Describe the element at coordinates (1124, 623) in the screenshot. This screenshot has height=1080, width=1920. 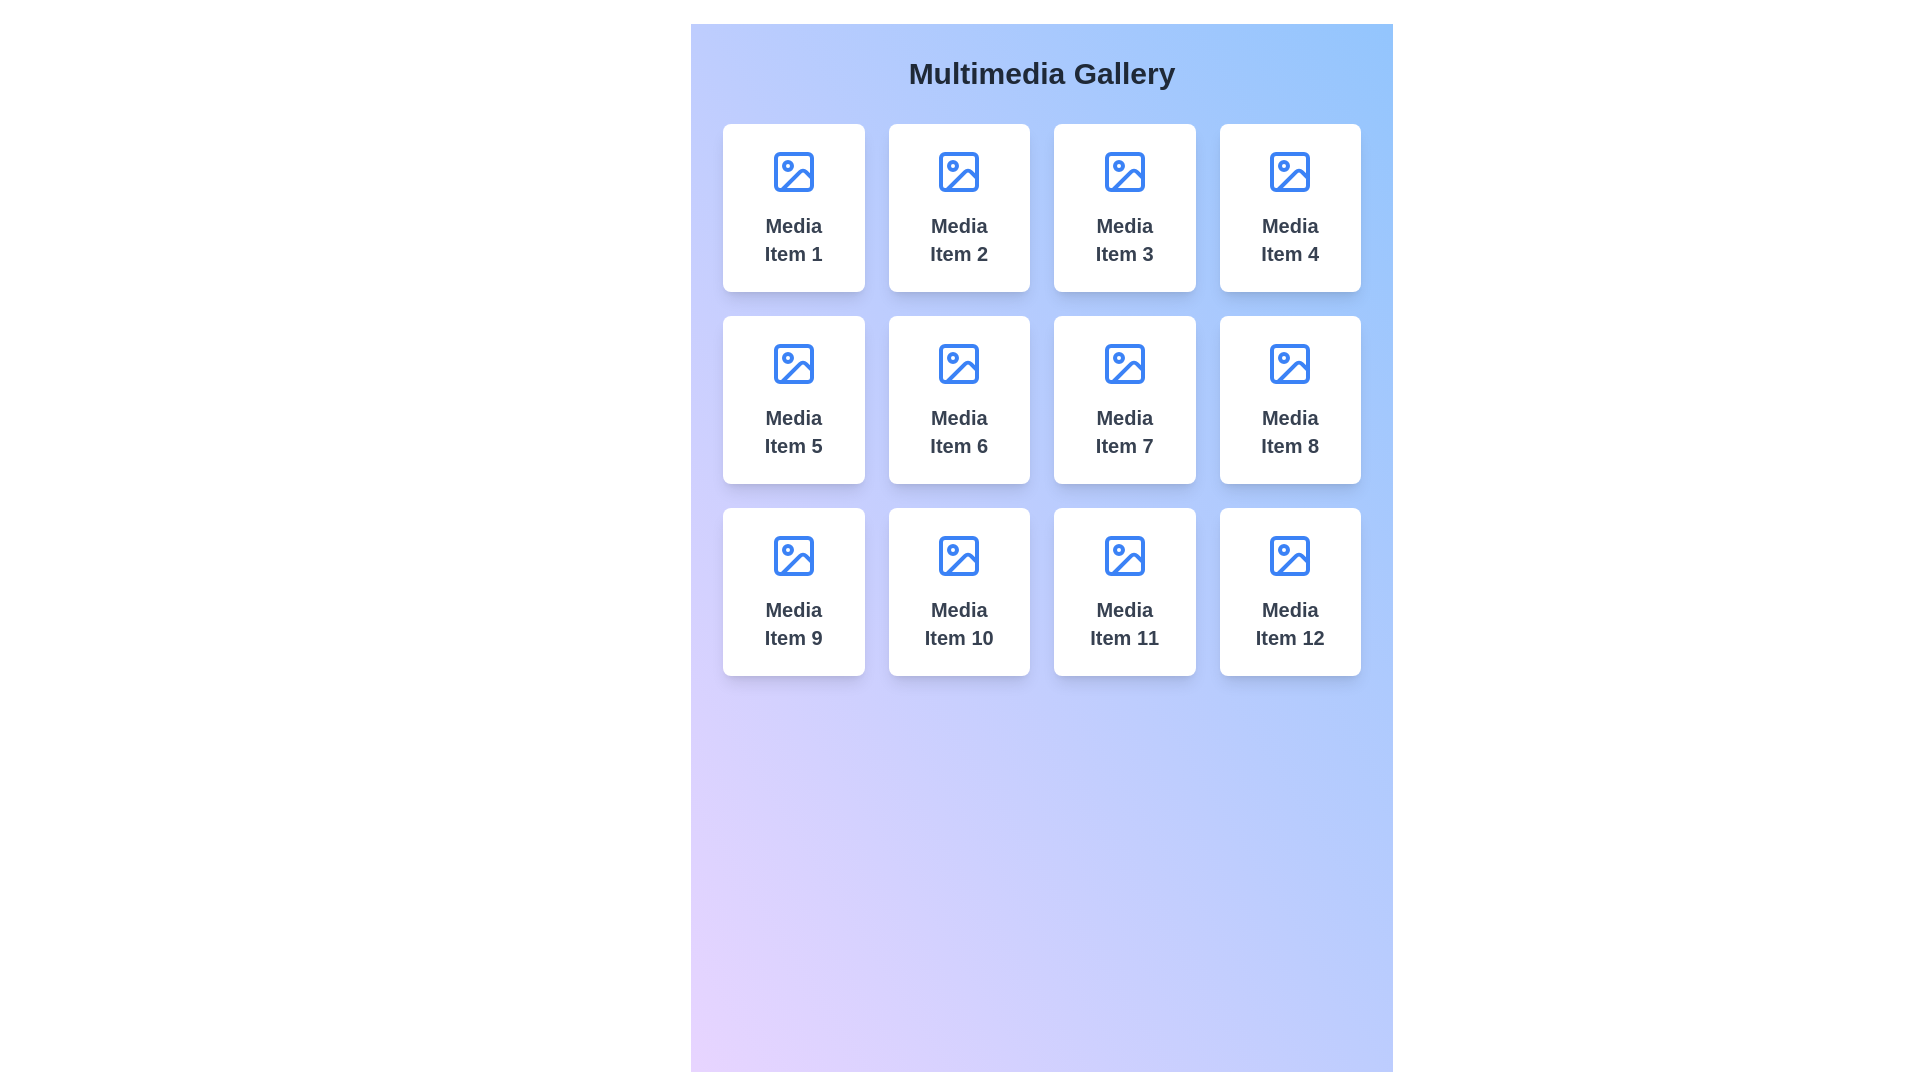
I see `the non-interactive Text Label that identifies the corresponding media item, located in the third row and second column of the grid layout` at that location.